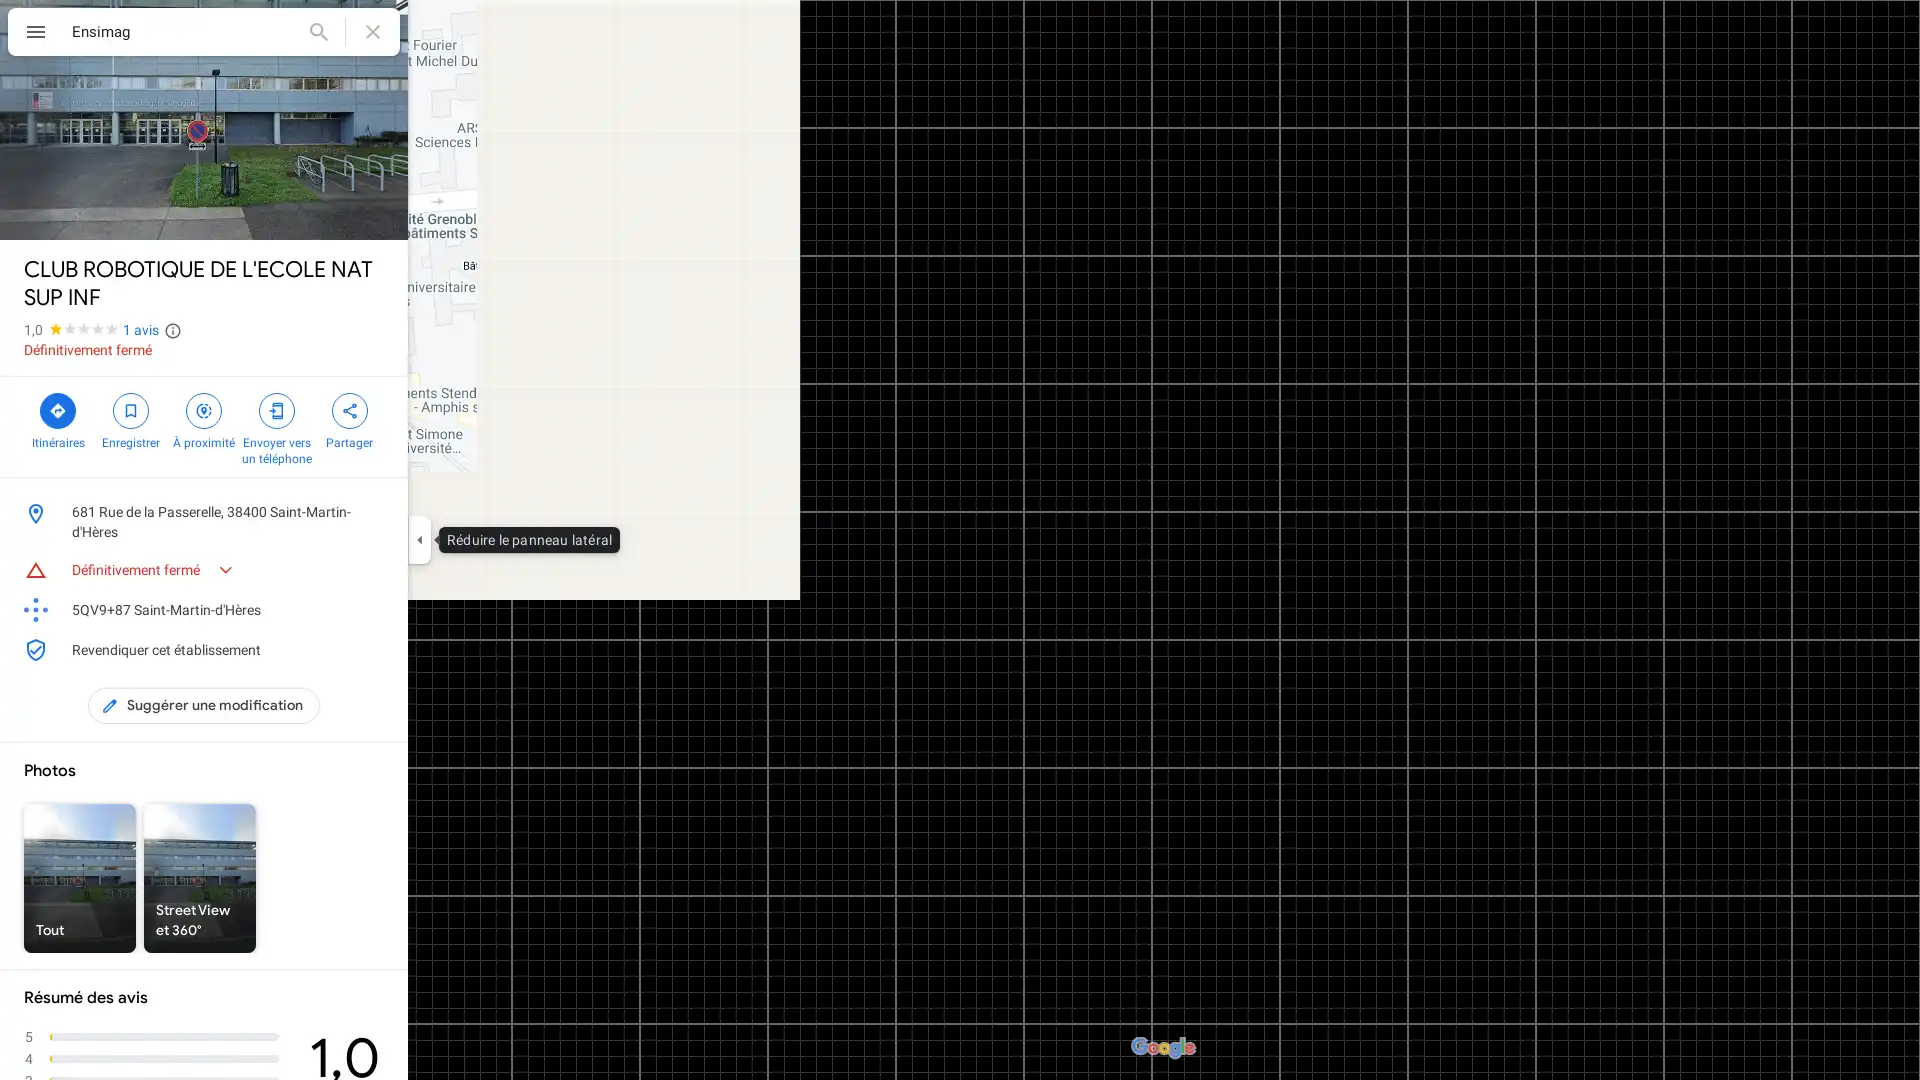 The height and width of the screenshot is (1080, 1920). I want to click on Rechercher a proximite de CLUB ROBOTIQUE DE L'ECOLE NAT SUP INF, so click(203, 418).